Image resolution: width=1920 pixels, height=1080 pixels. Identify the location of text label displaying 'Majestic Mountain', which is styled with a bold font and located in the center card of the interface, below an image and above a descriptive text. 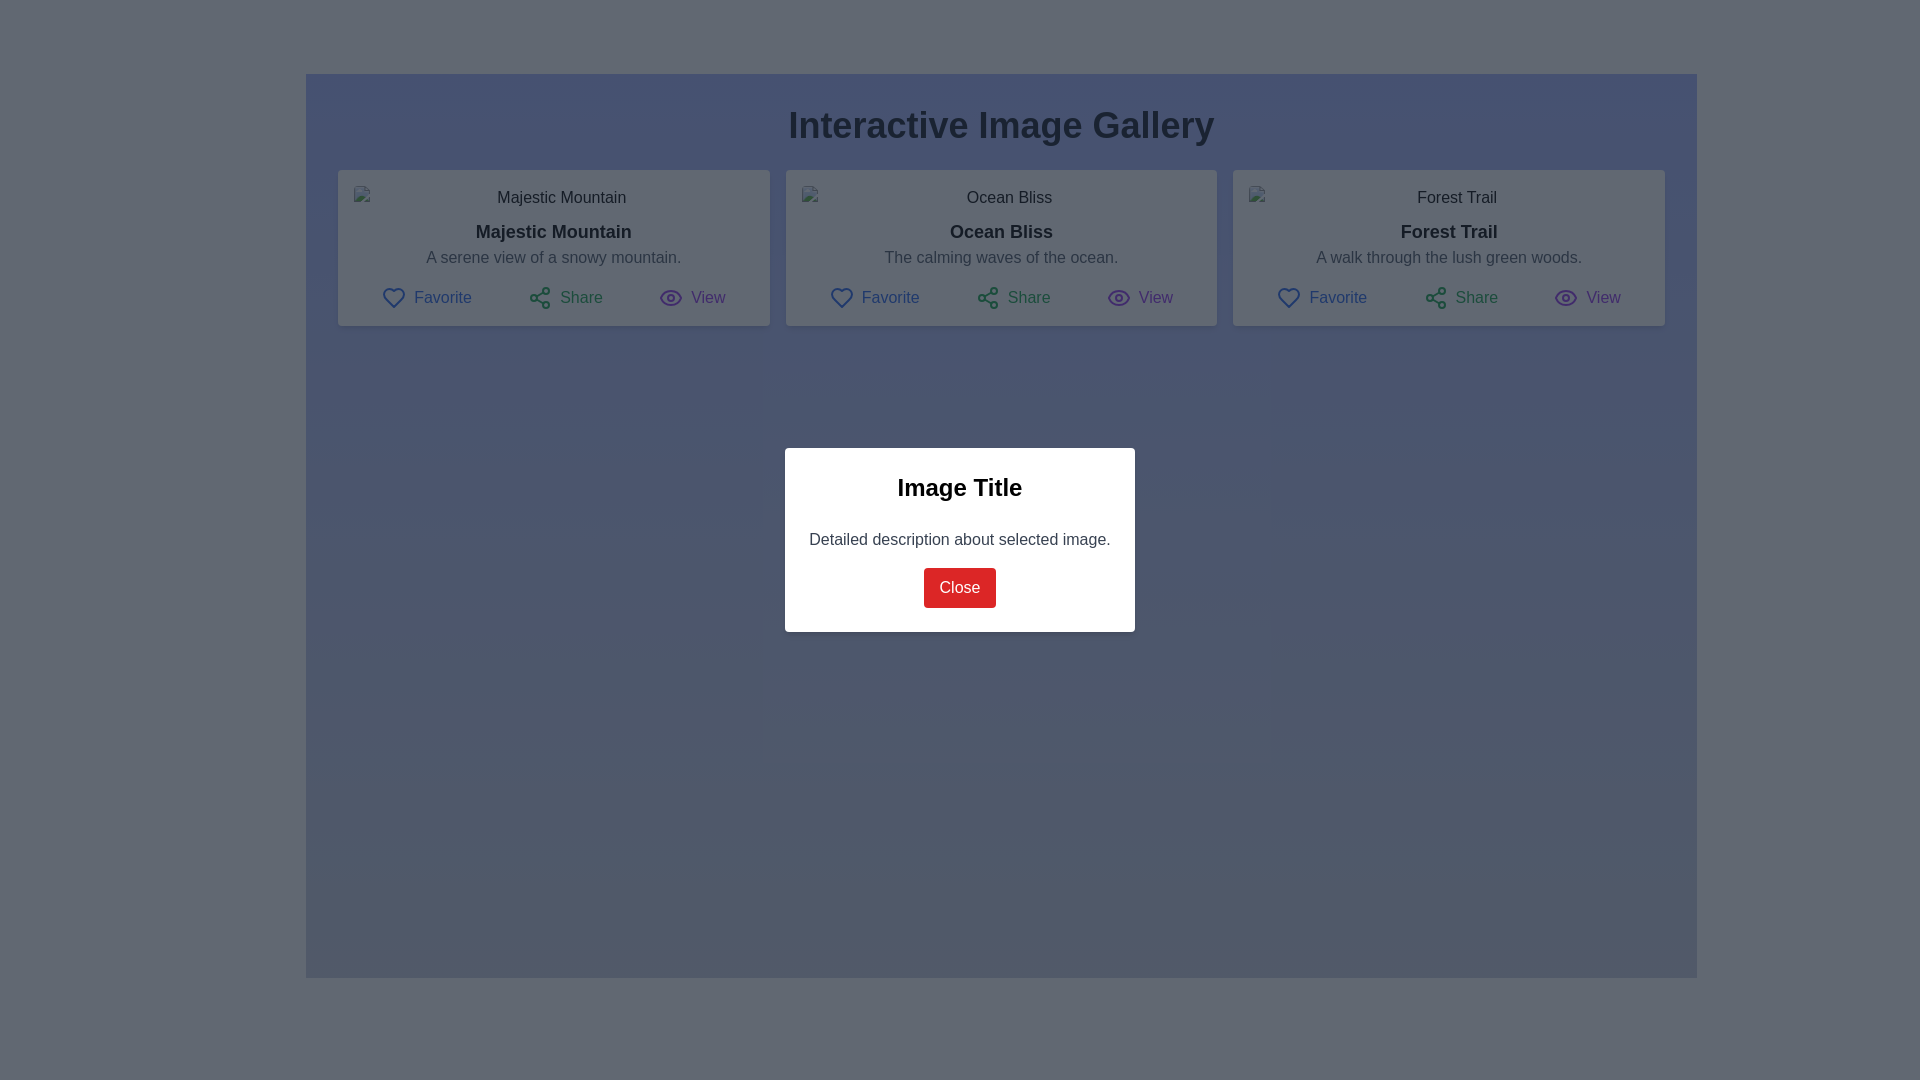
(553, 230).